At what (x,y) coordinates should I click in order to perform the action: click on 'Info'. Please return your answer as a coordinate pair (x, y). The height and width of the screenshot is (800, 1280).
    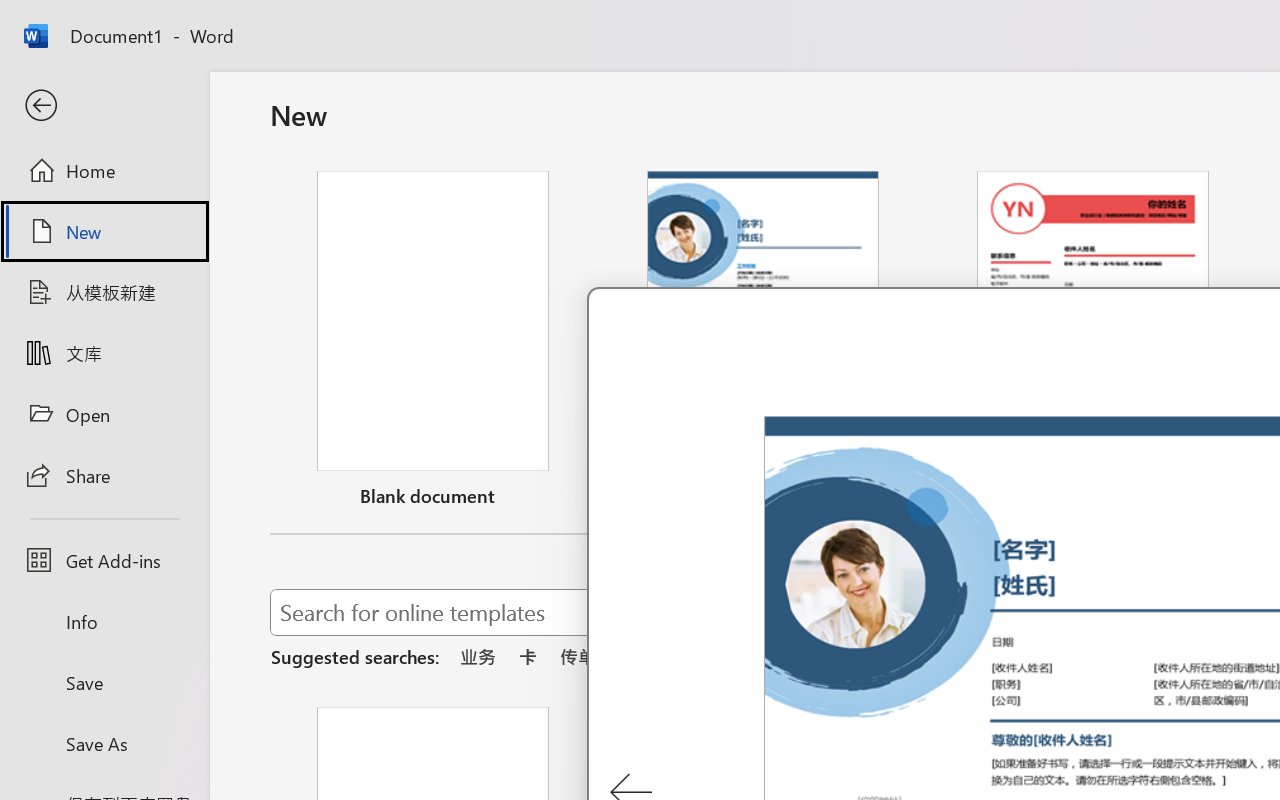
    Looking at the image, I should click on (103, 621).